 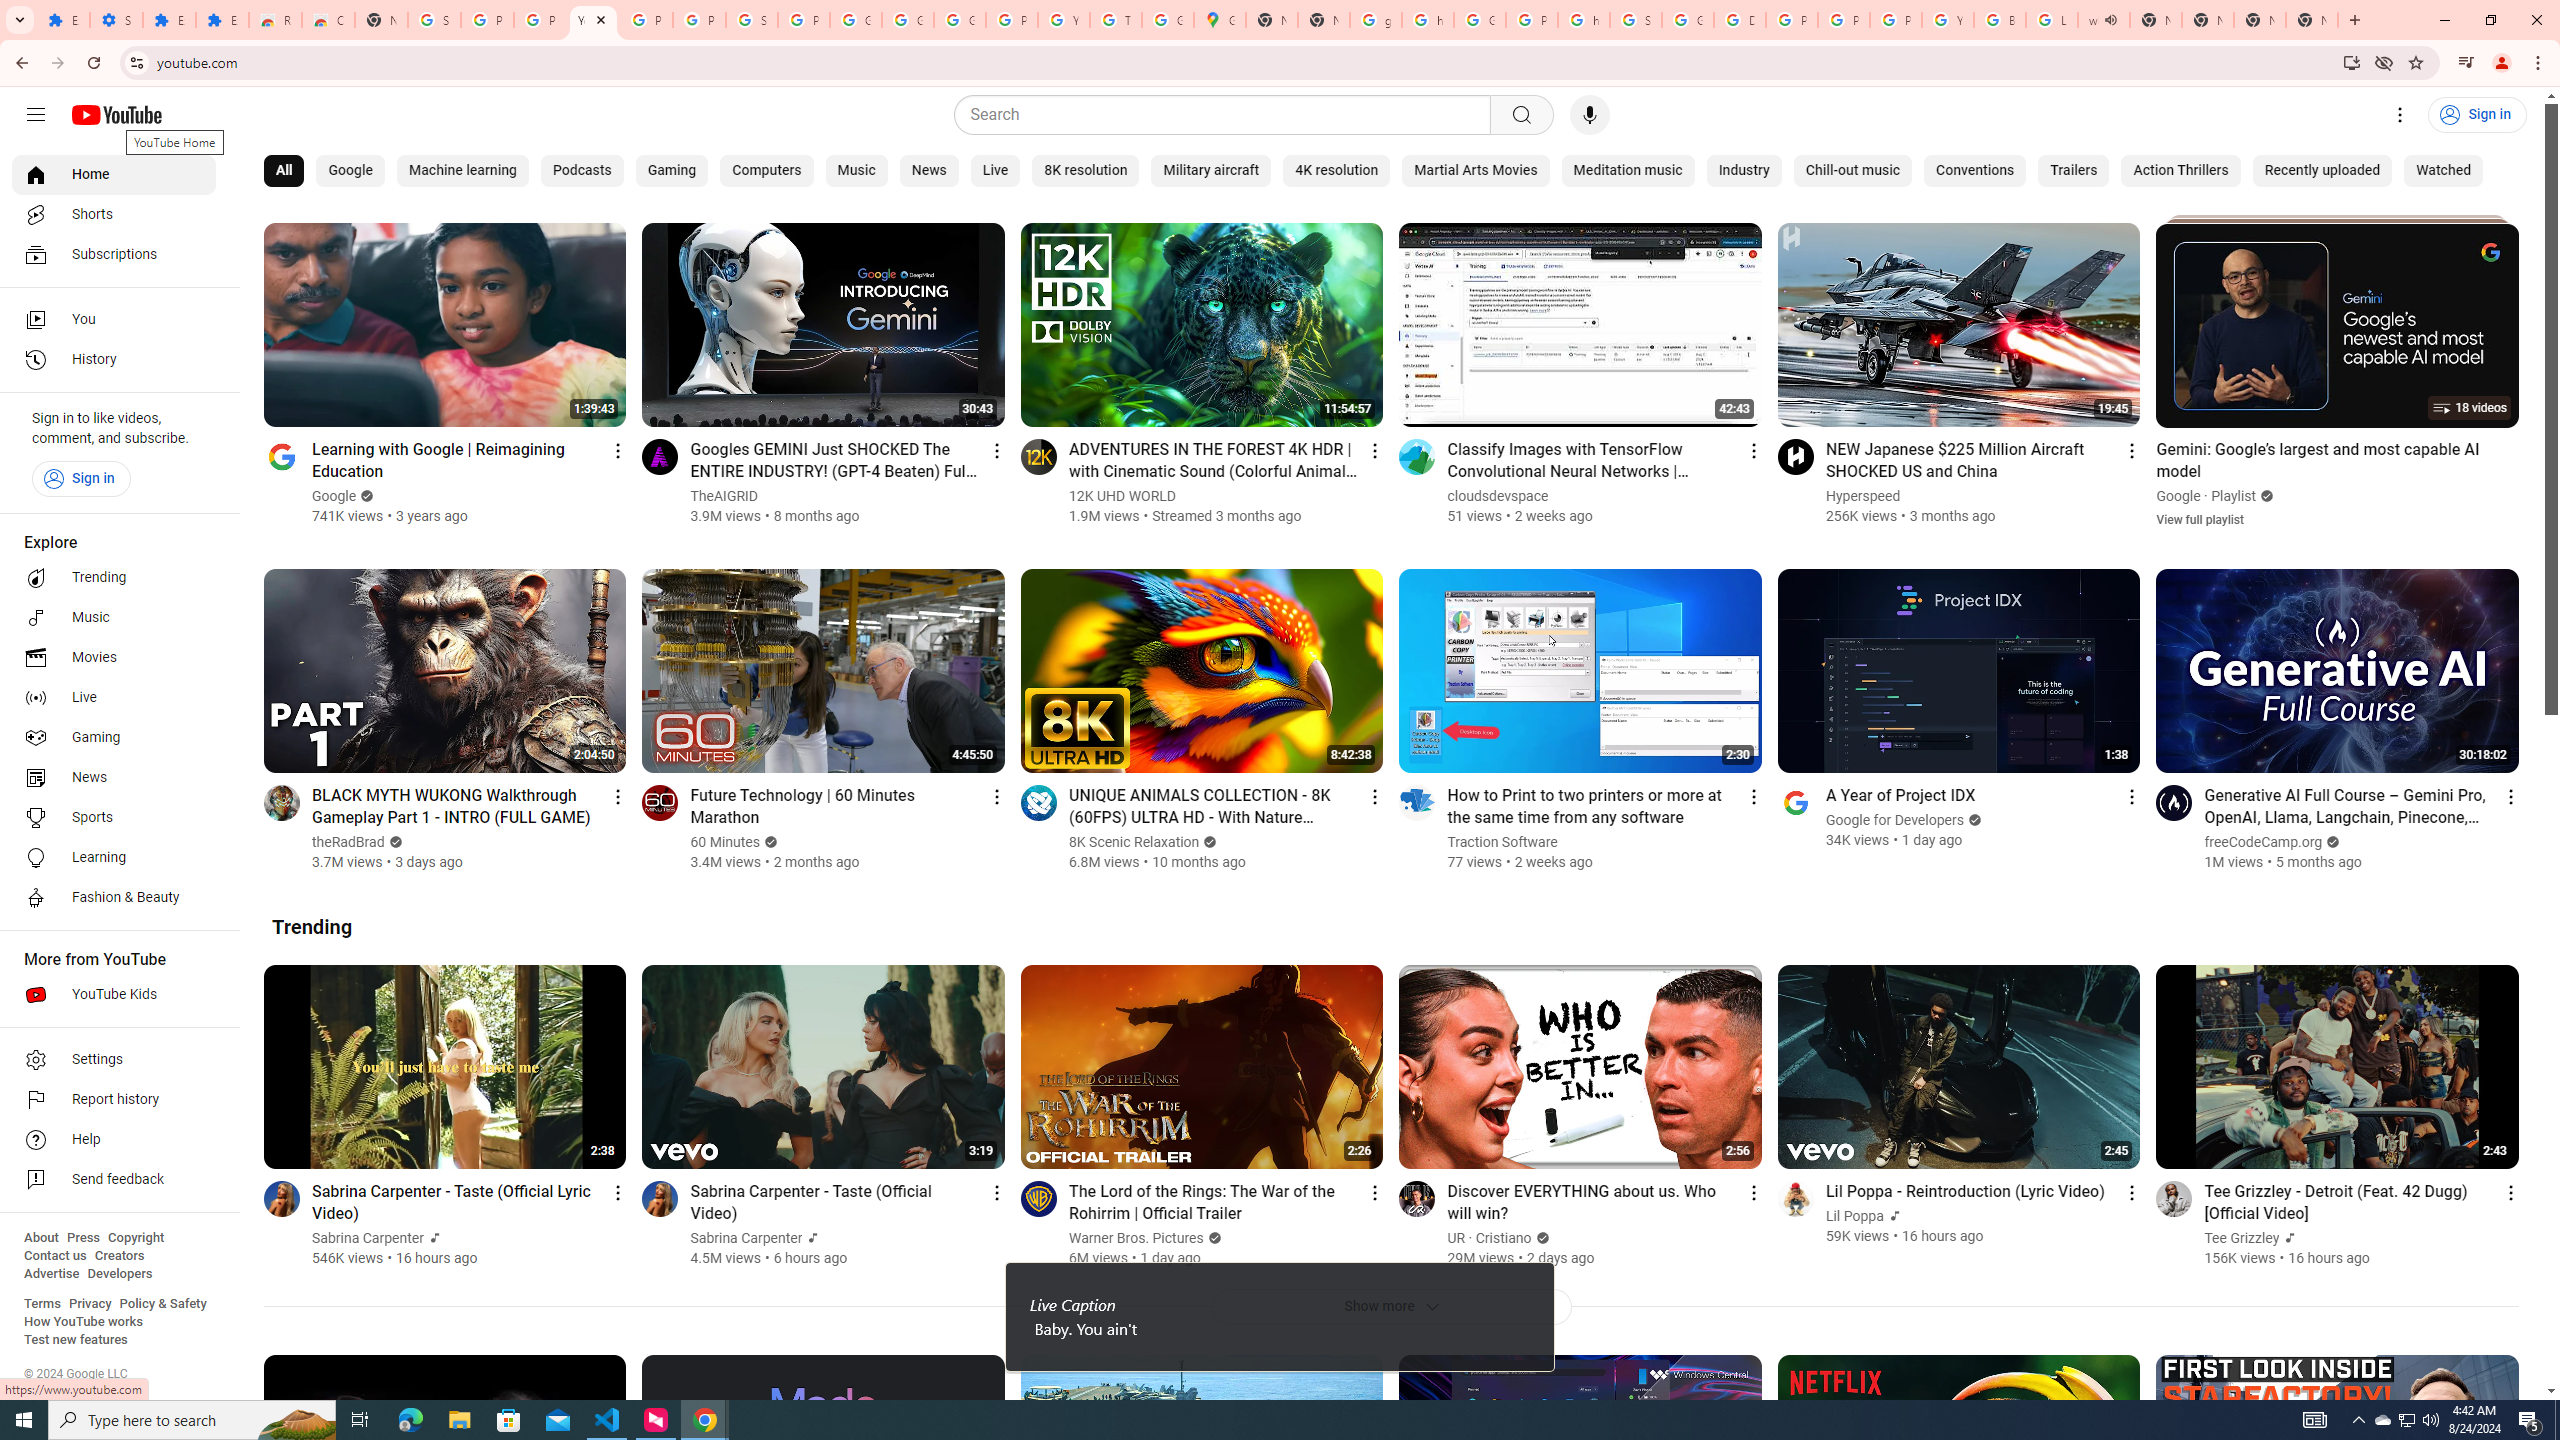 I want to click on 'Podcasts', so click(x=582, y=171).